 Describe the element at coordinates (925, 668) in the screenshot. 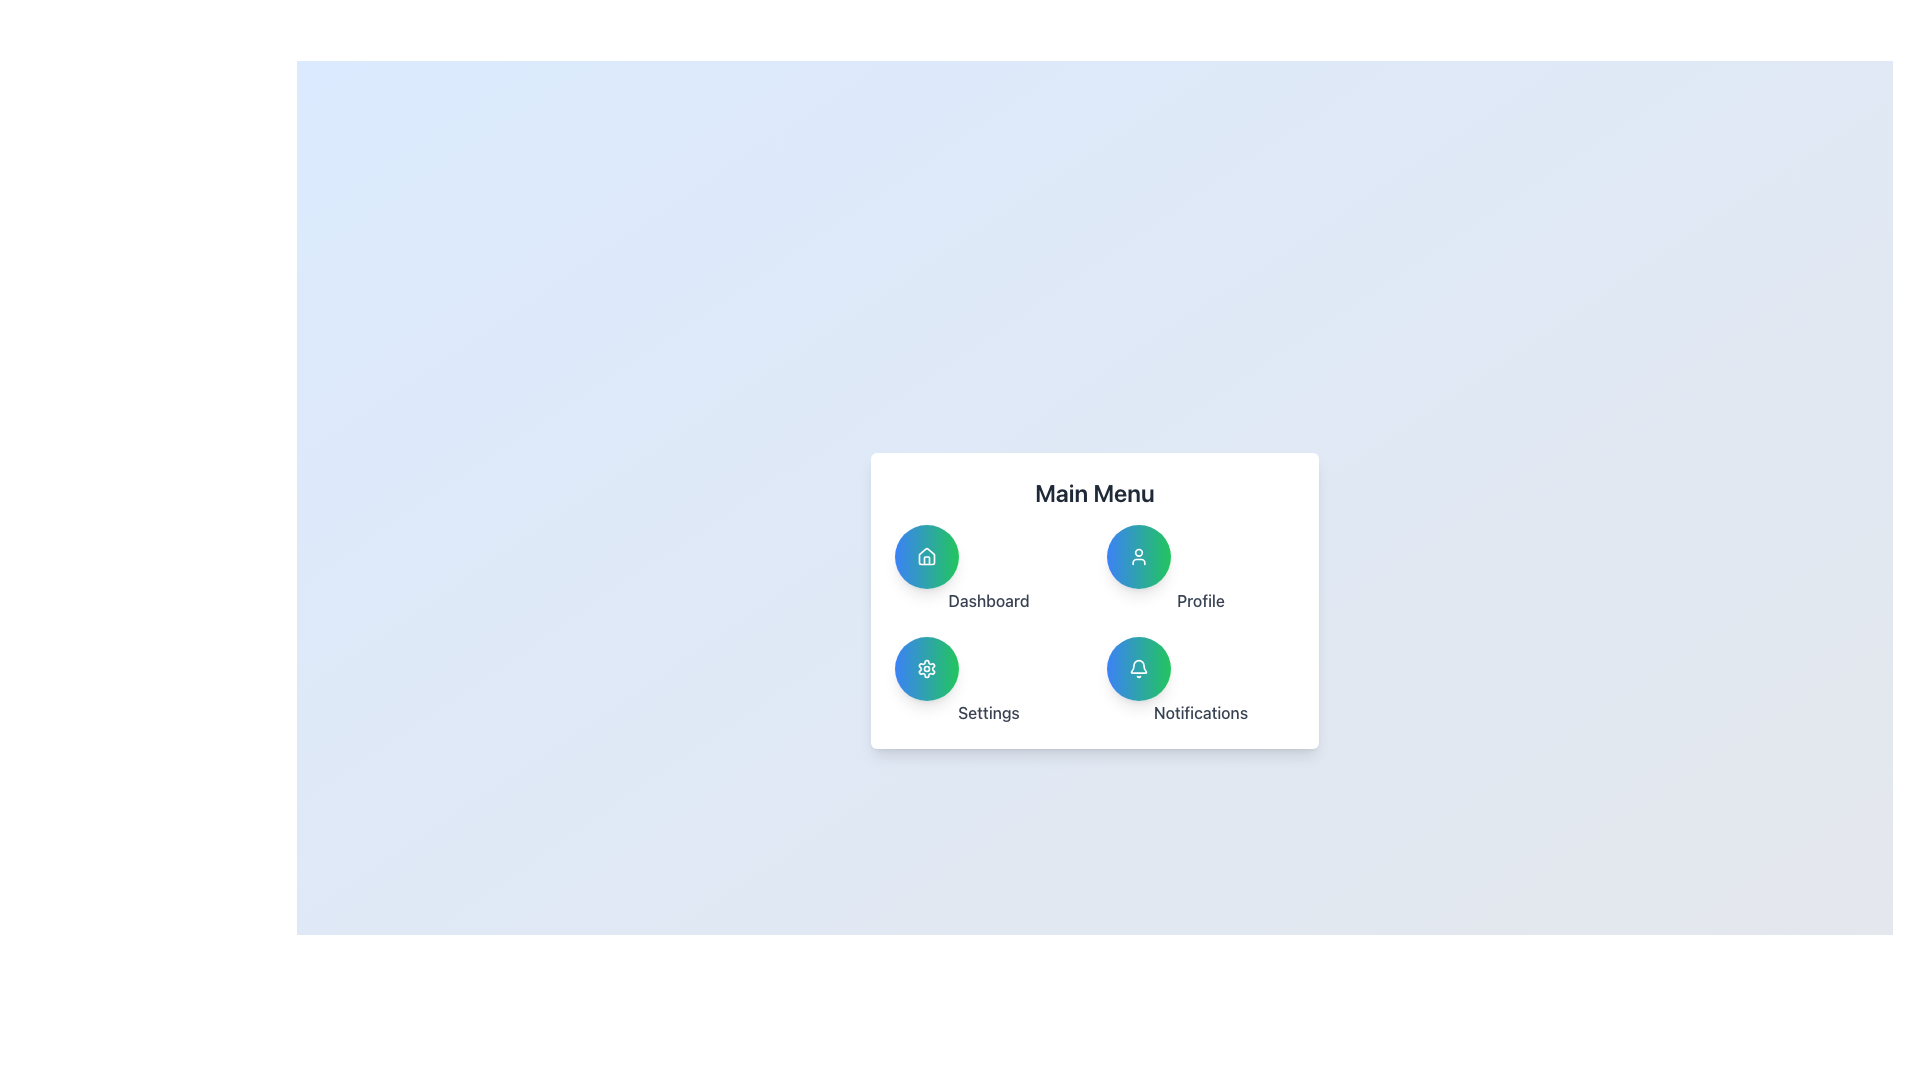

I see `the circular settings button with a gradient from blue to green, featuring a white gear icon, located in the 'Settings' menu section for accessibility` at that location.